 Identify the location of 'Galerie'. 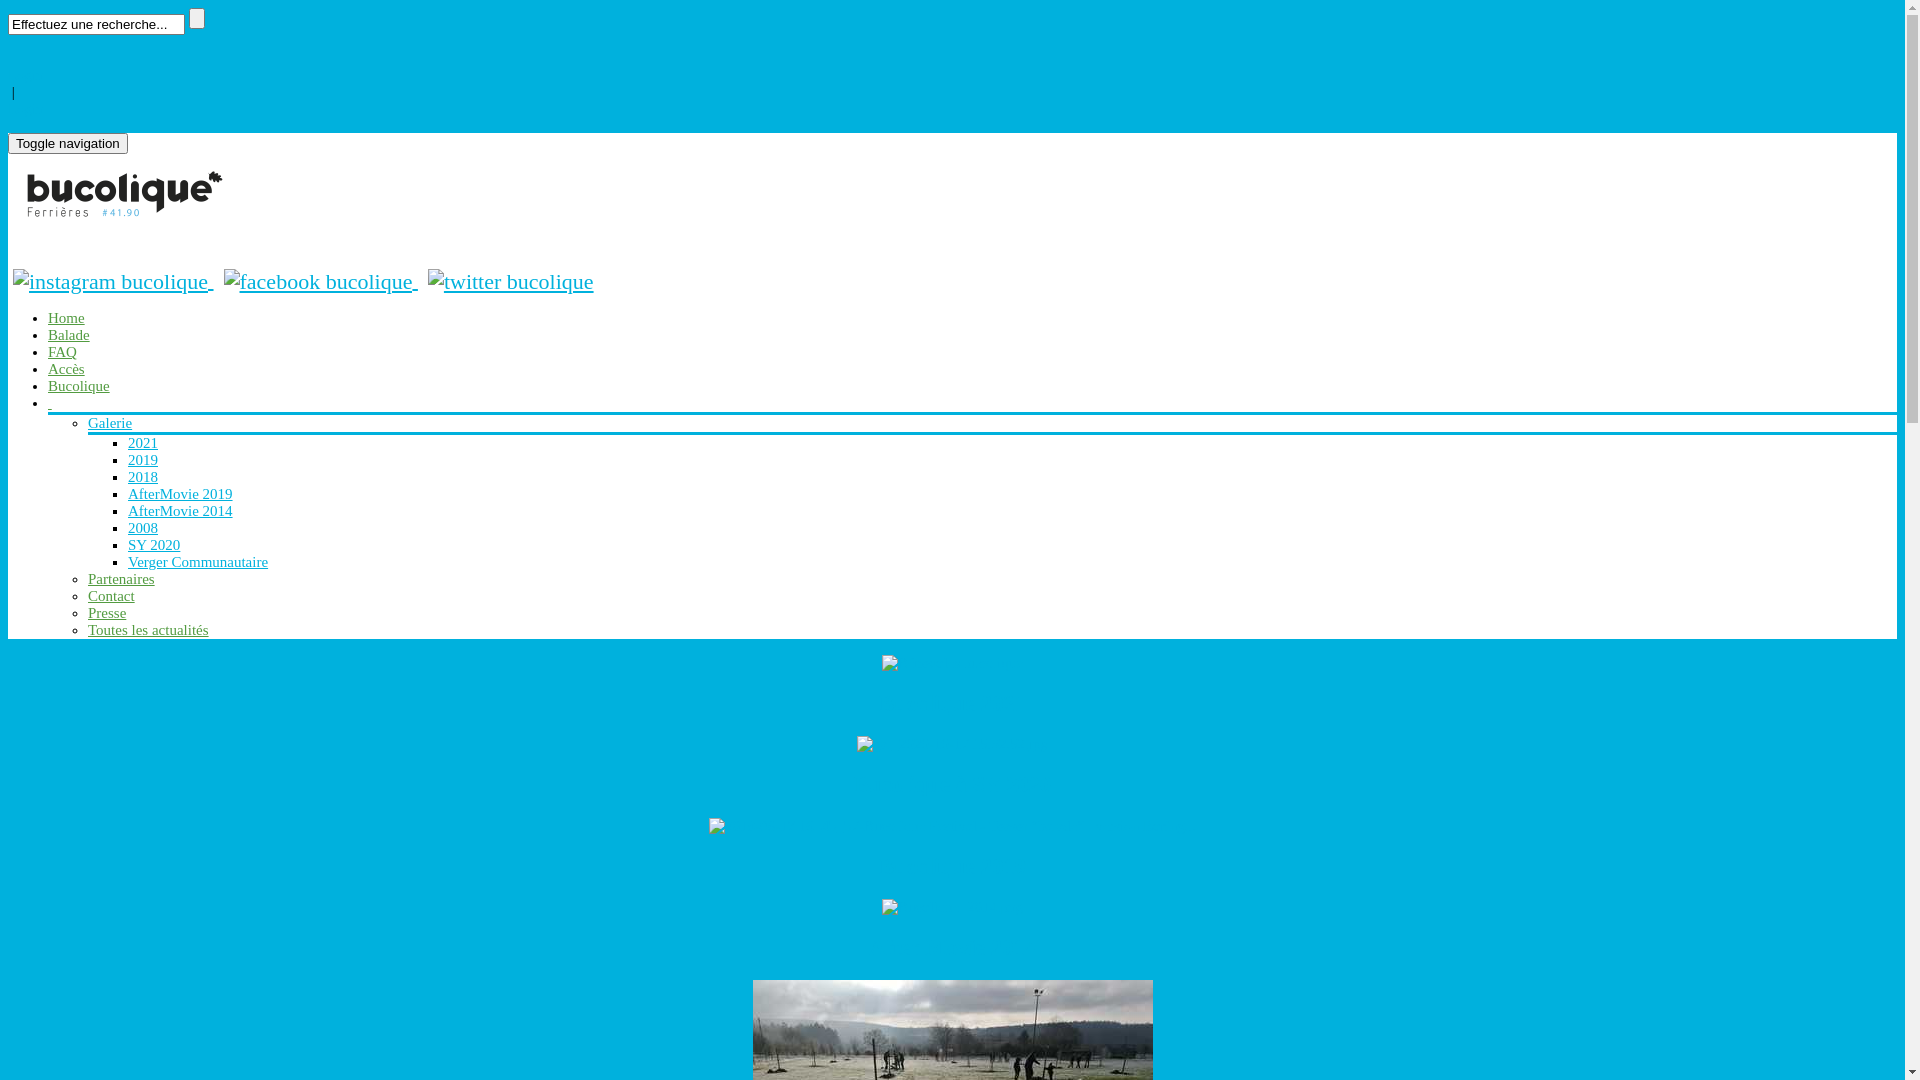
(109, 422).